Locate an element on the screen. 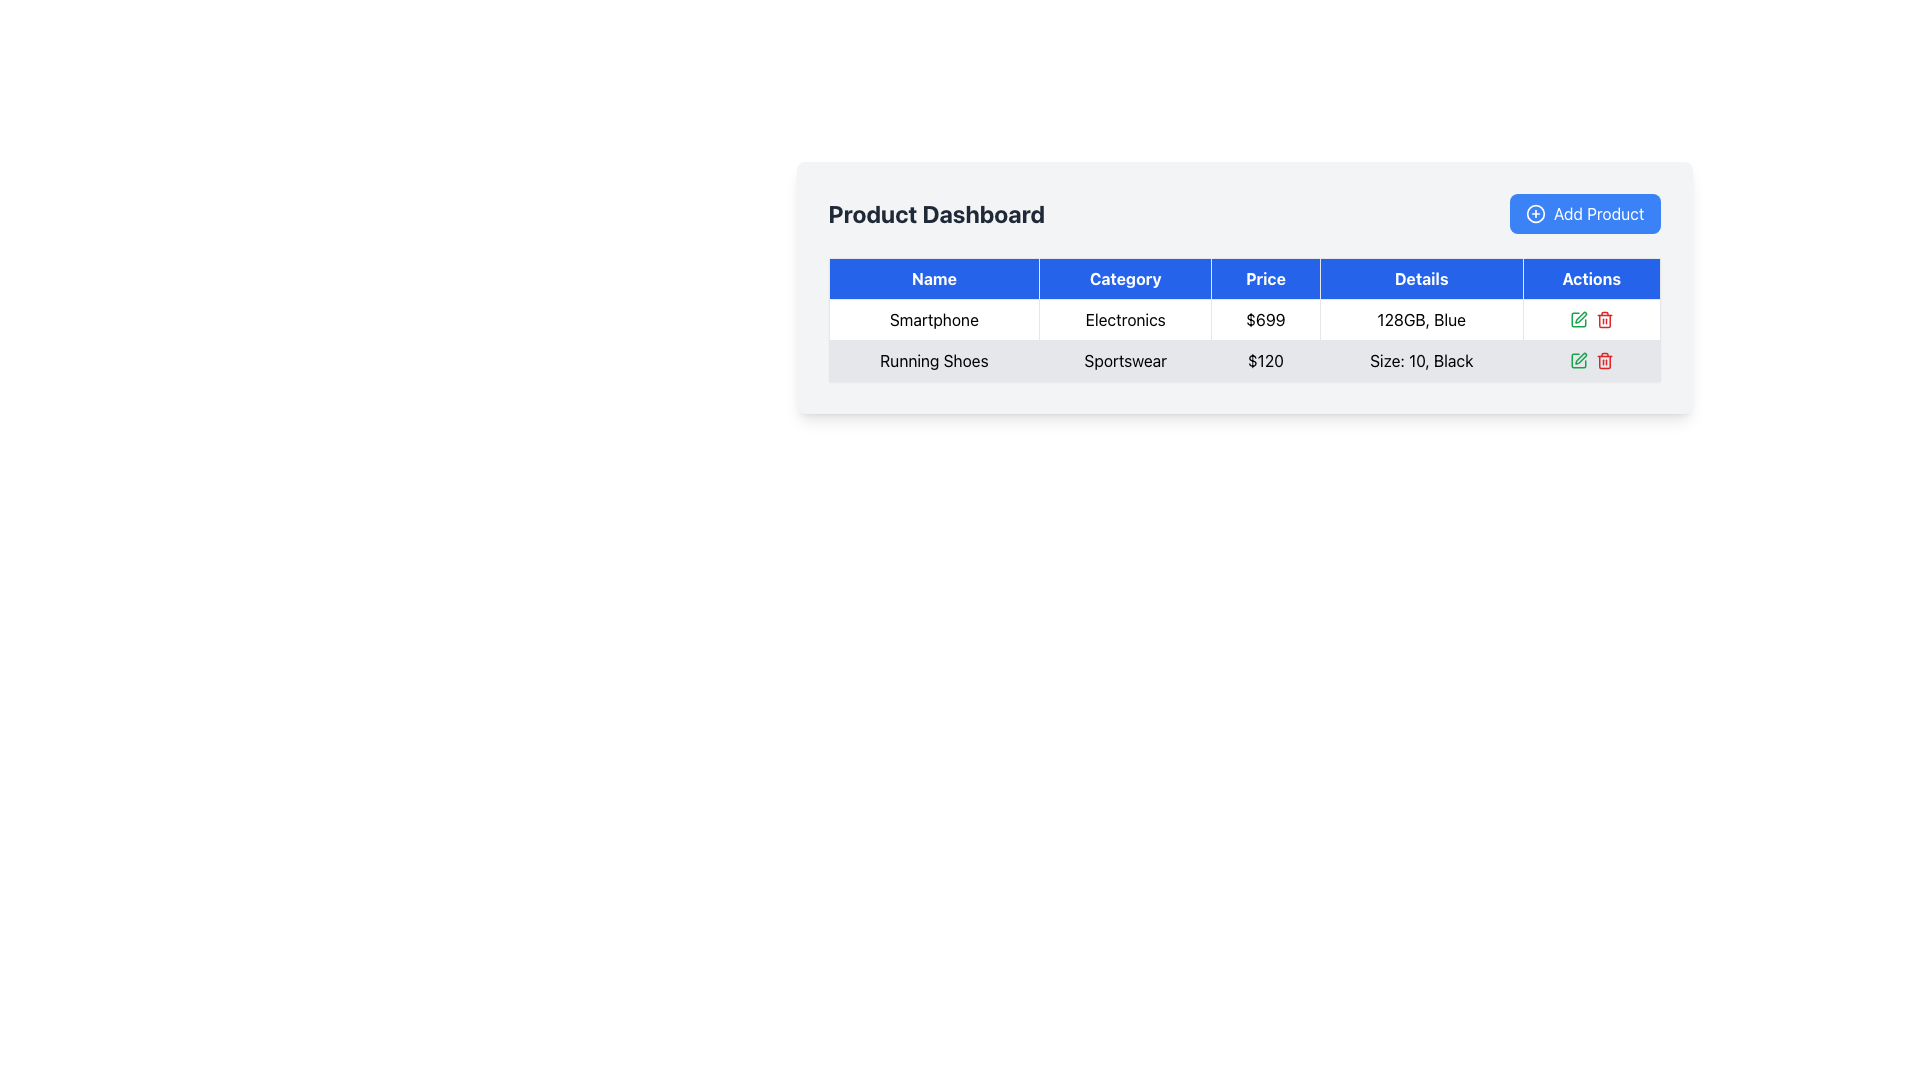 The height and width of the screenshot is (1080, 1920). the Horizontal Icon Group, which contains a green 'Edit' icon and a red 'Delete' icon, located in the second row of the 'Actions' column in the 'Product Dashboard' section is located at coordinates (1590, 319).